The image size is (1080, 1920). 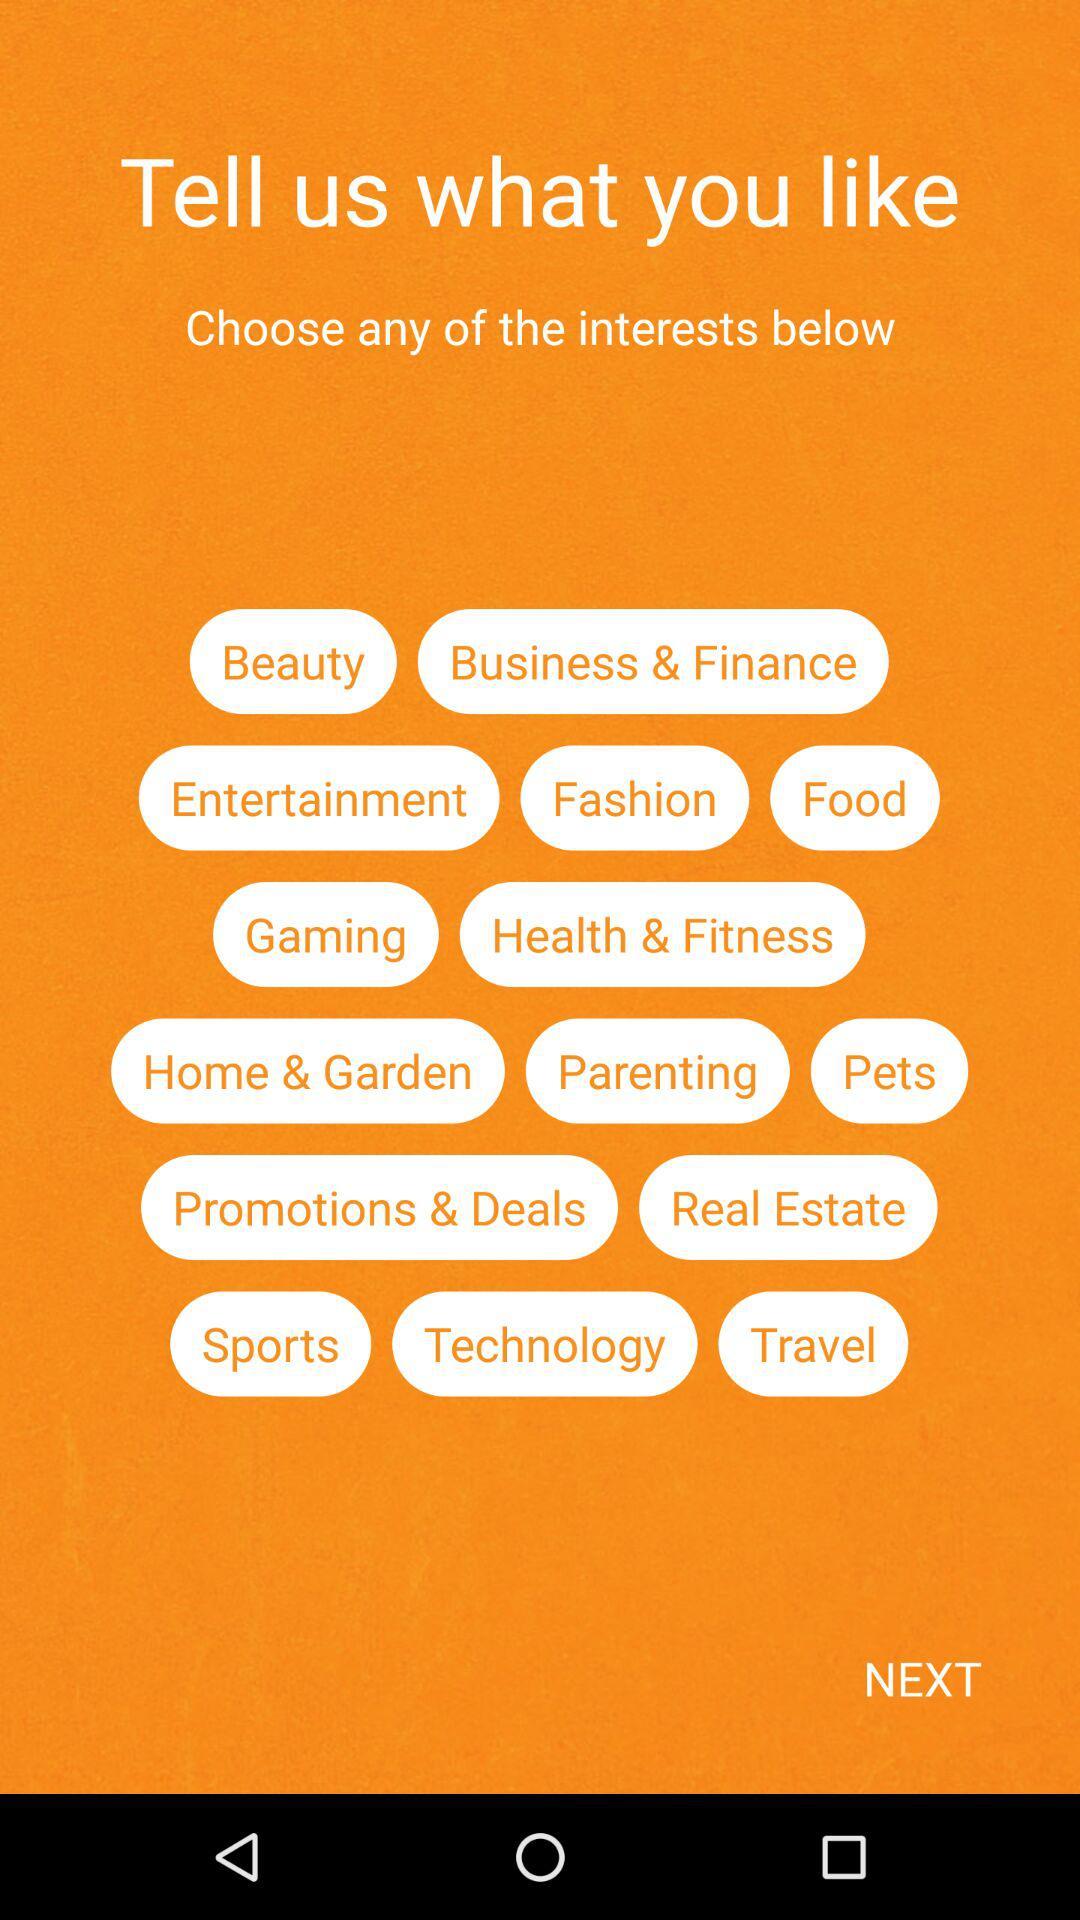 I want to click on the travel icon, so click(x=813, y=1344).